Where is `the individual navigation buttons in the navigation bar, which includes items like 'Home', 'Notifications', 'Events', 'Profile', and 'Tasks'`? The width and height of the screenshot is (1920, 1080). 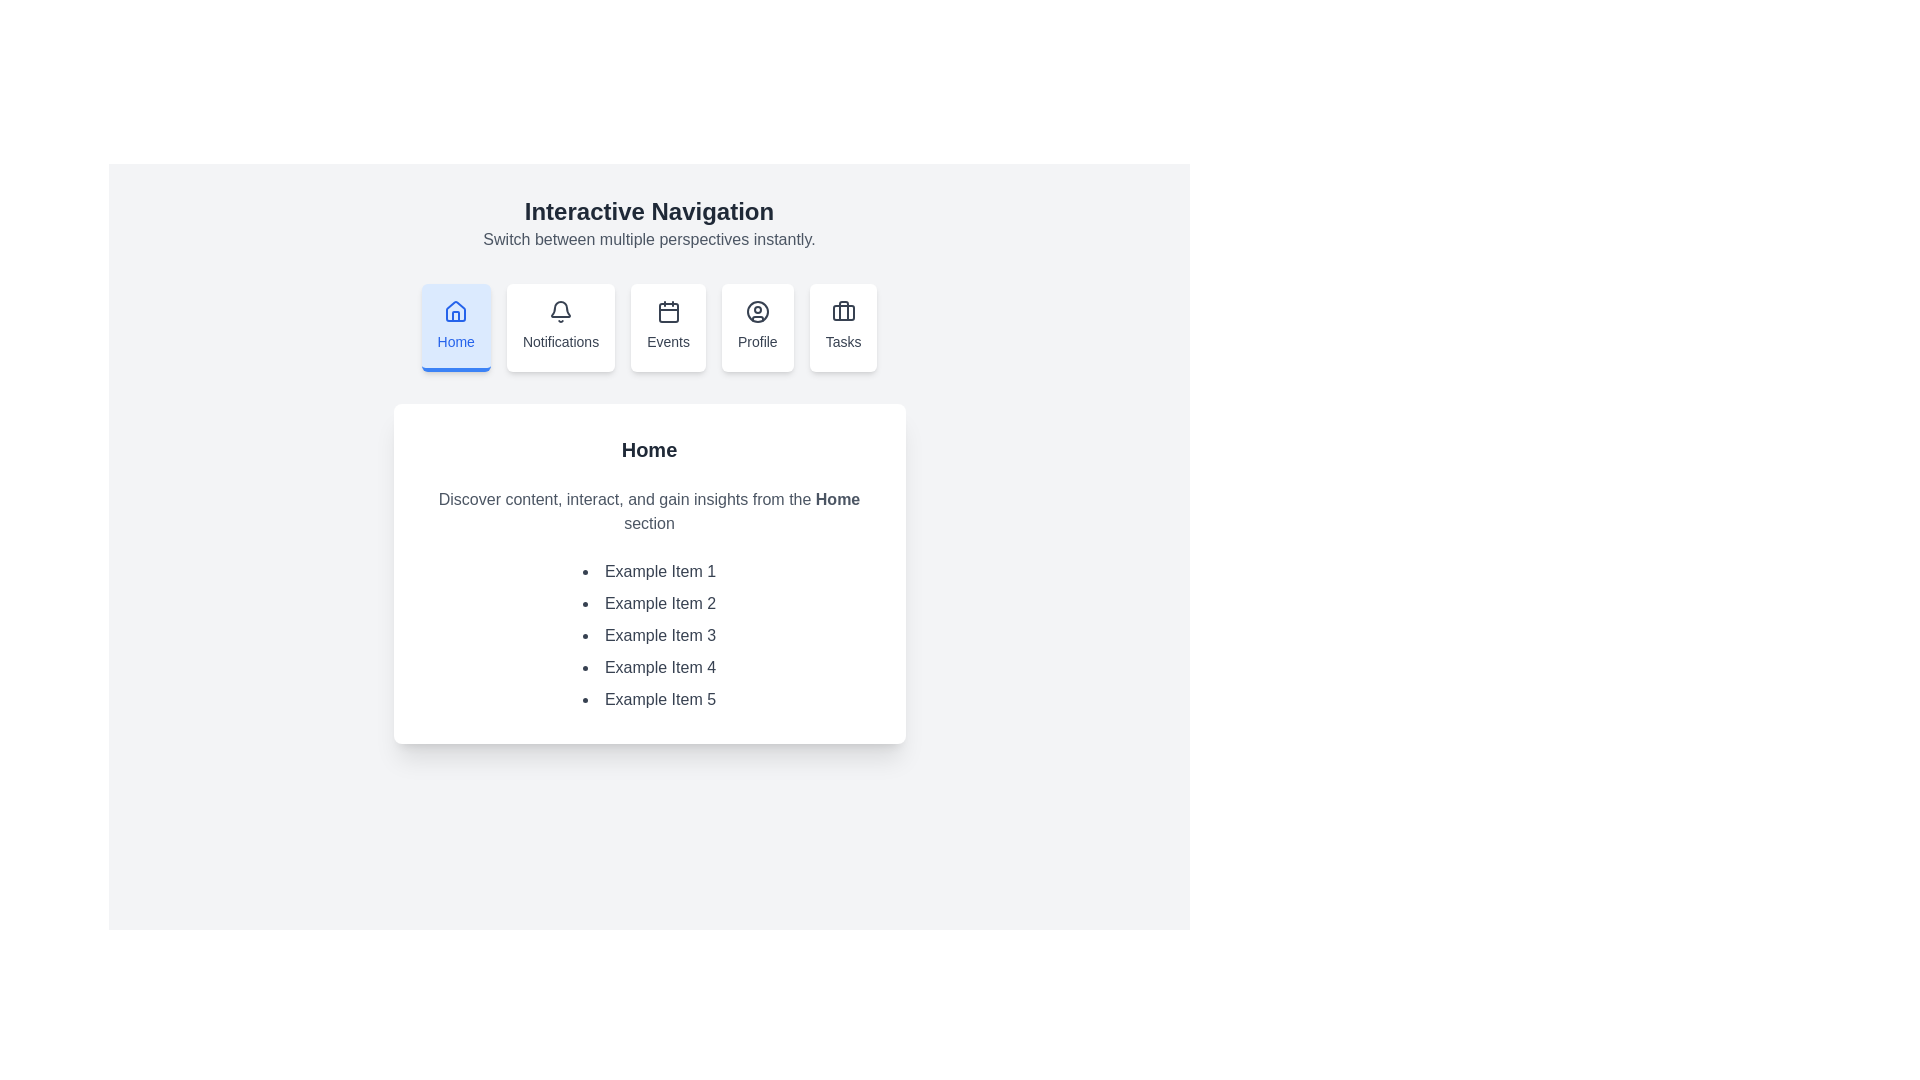
the individual navigation buttons in the navigation bar, which includes items like 'Home', 'Notifications', 'Events', 'Profile', and 'Tasks' is located at coordinates (649, 326).